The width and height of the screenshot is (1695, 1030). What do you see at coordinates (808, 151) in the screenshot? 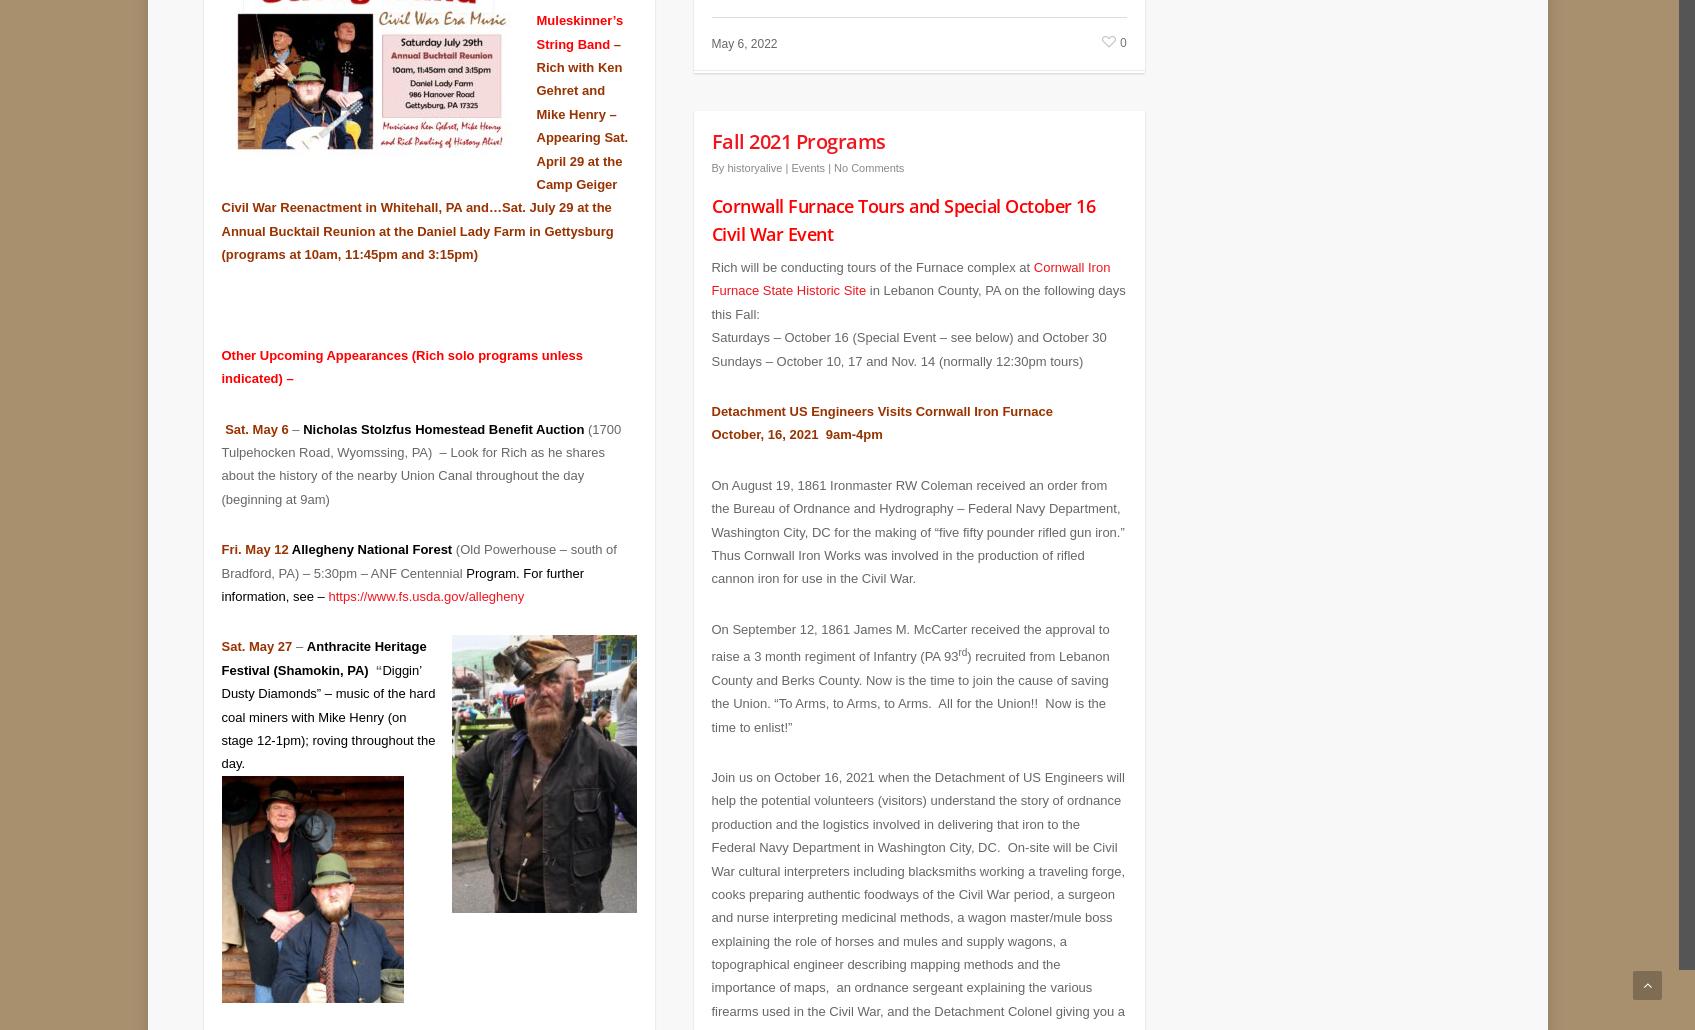
I see `'Events'` at bounding box center [808, 151].